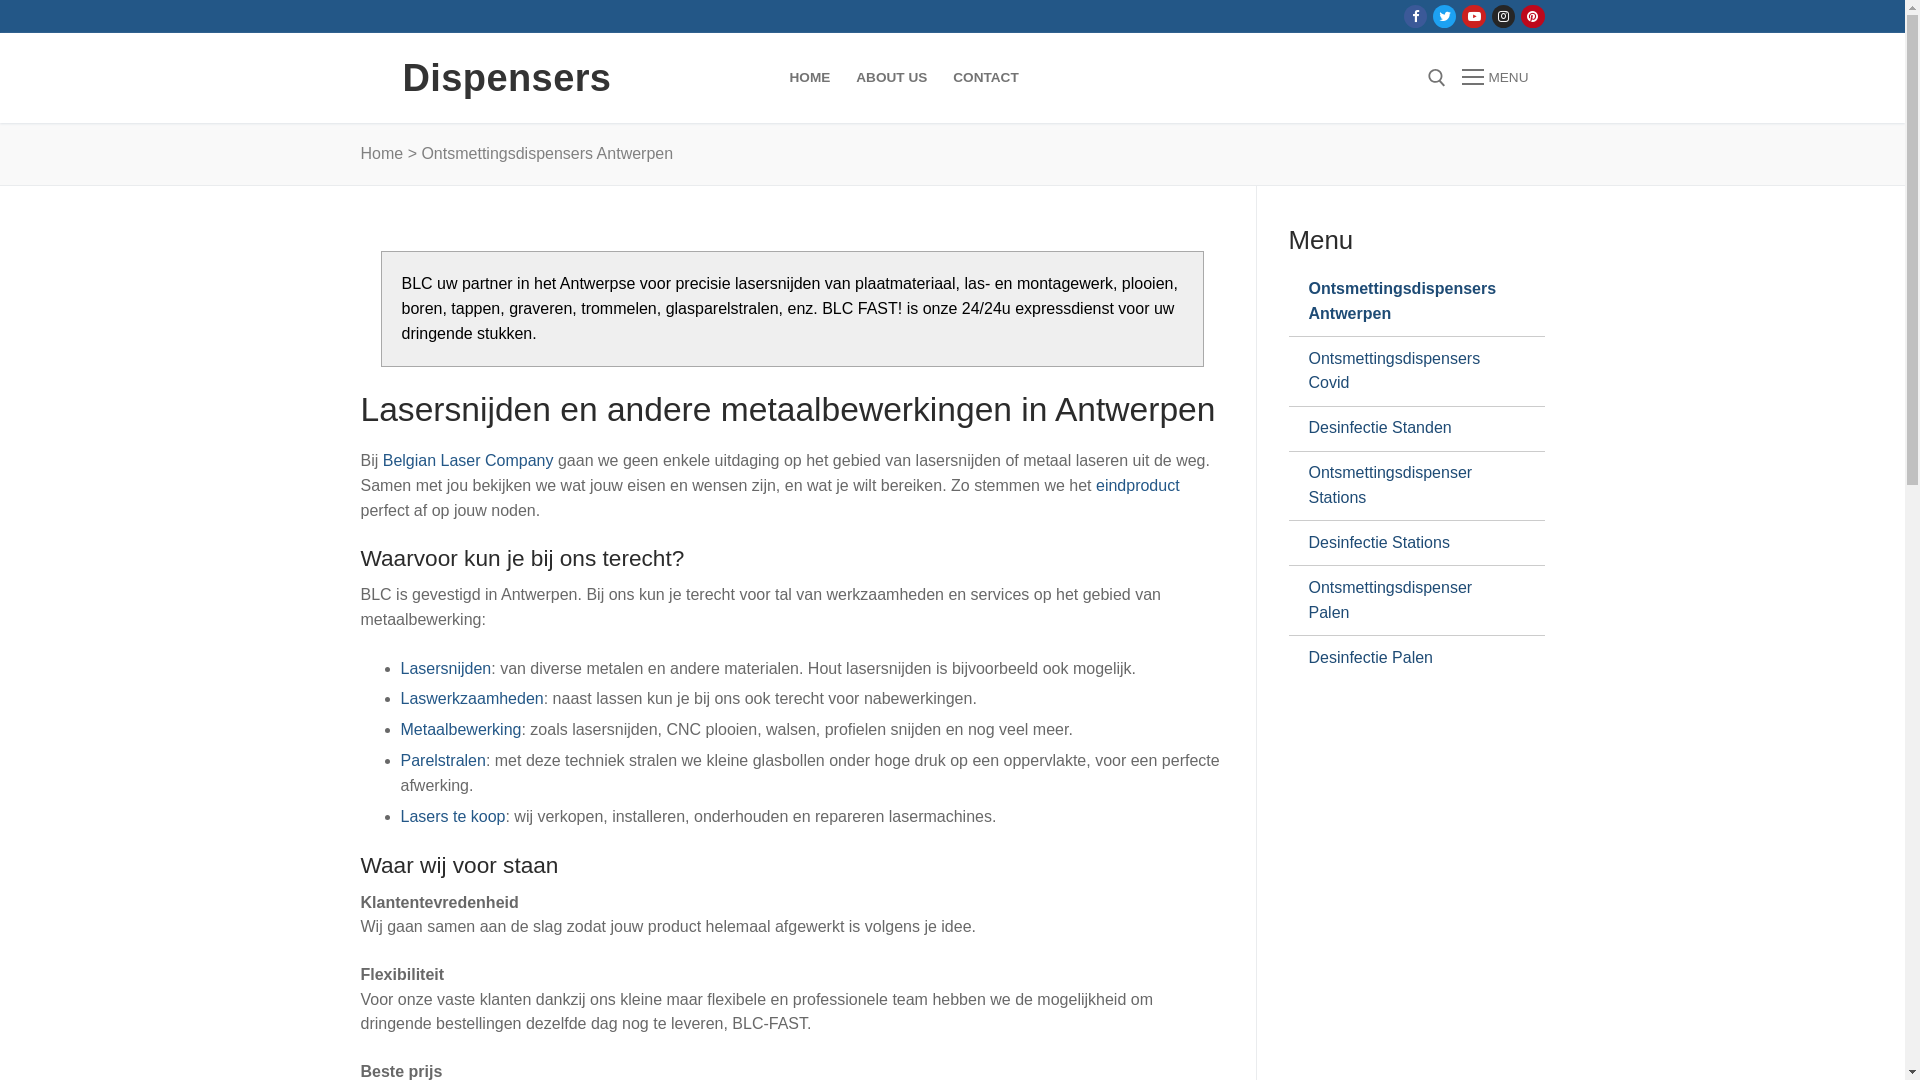 Image resolution: width=1920 pixels, height=1080 pixels. What do you see at coordinates (467, 460) in the screenshot?
I see `'Belgian Laser Company'` at bounding box center [467, 460].